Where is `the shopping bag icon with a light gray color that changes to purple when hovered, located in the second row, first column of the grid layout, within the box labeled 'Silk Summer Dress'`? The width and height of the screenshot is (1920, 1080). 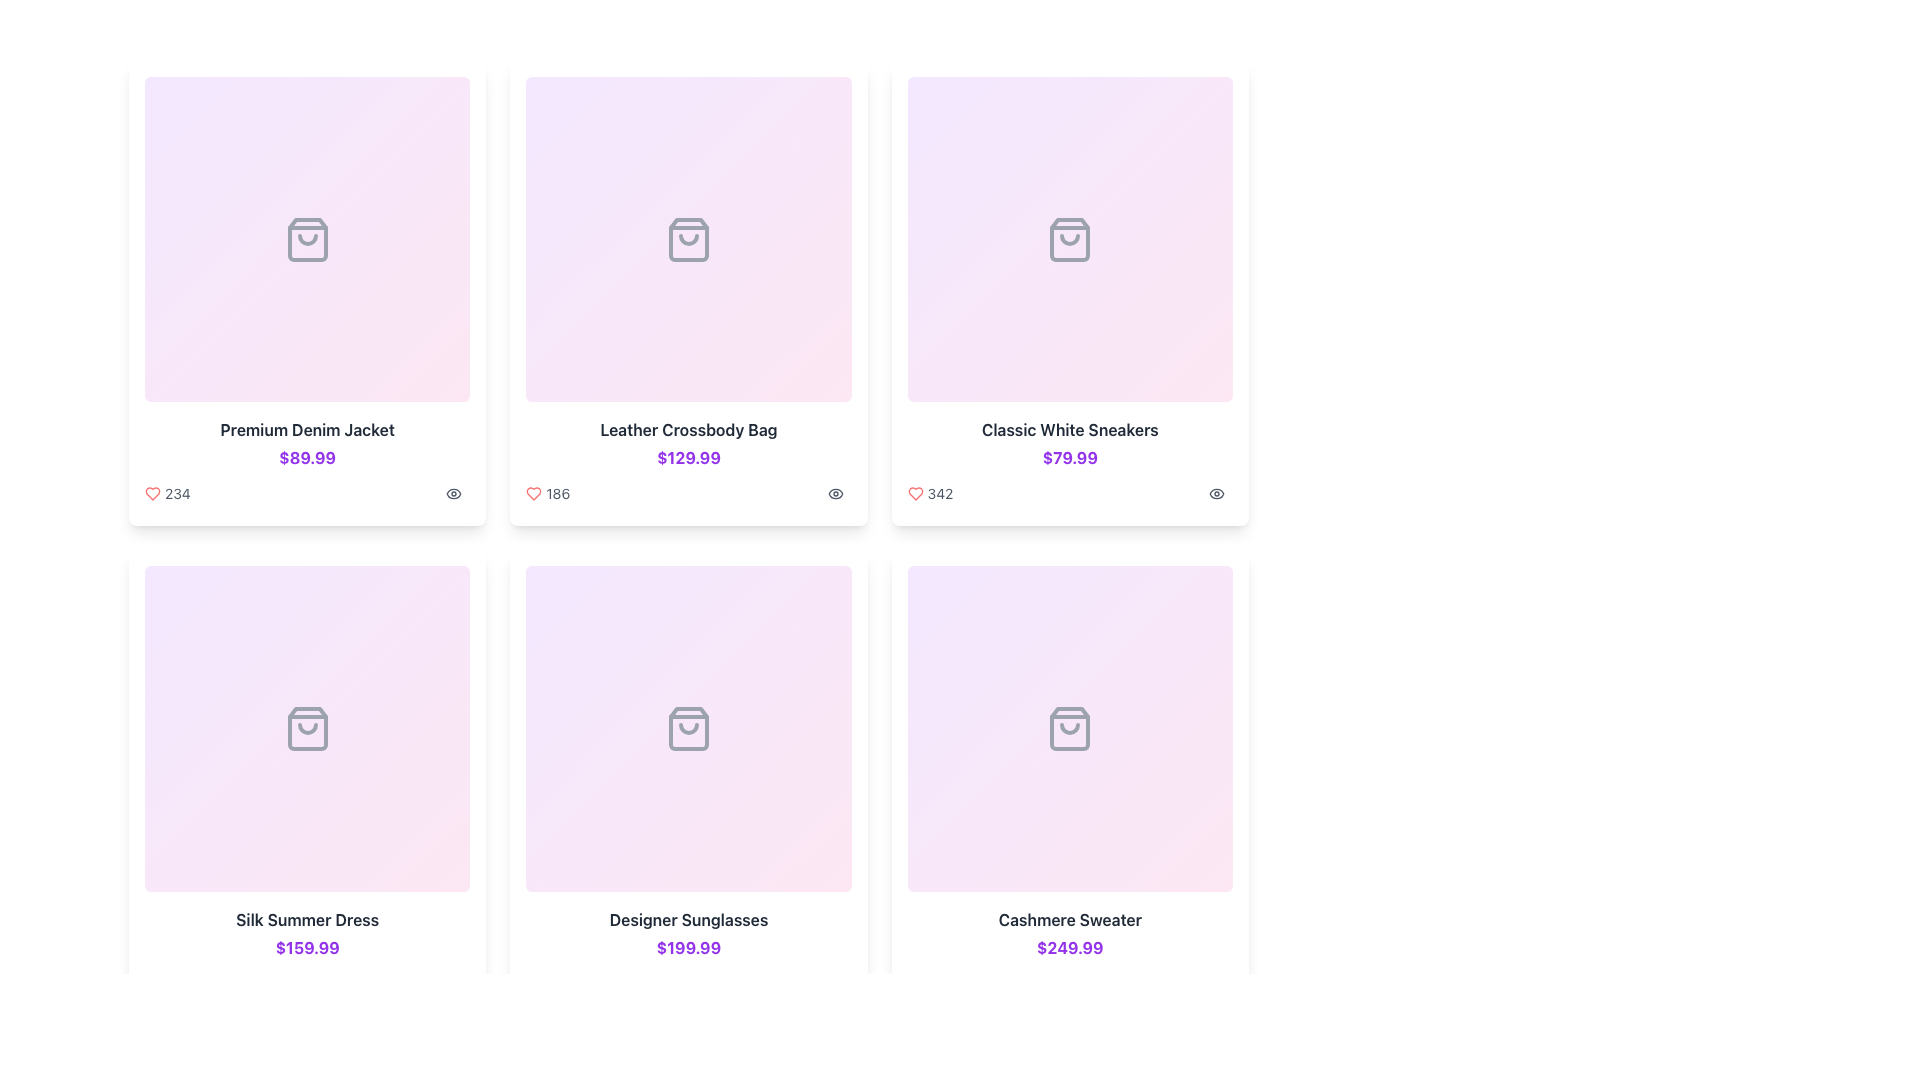 the shopping bag icon with a light gray color that changes to purple when hovered, located in the second row, first column of the grid layout, within the box labeled 'Silk Summer Dress' is located at coordinates (306, 729).